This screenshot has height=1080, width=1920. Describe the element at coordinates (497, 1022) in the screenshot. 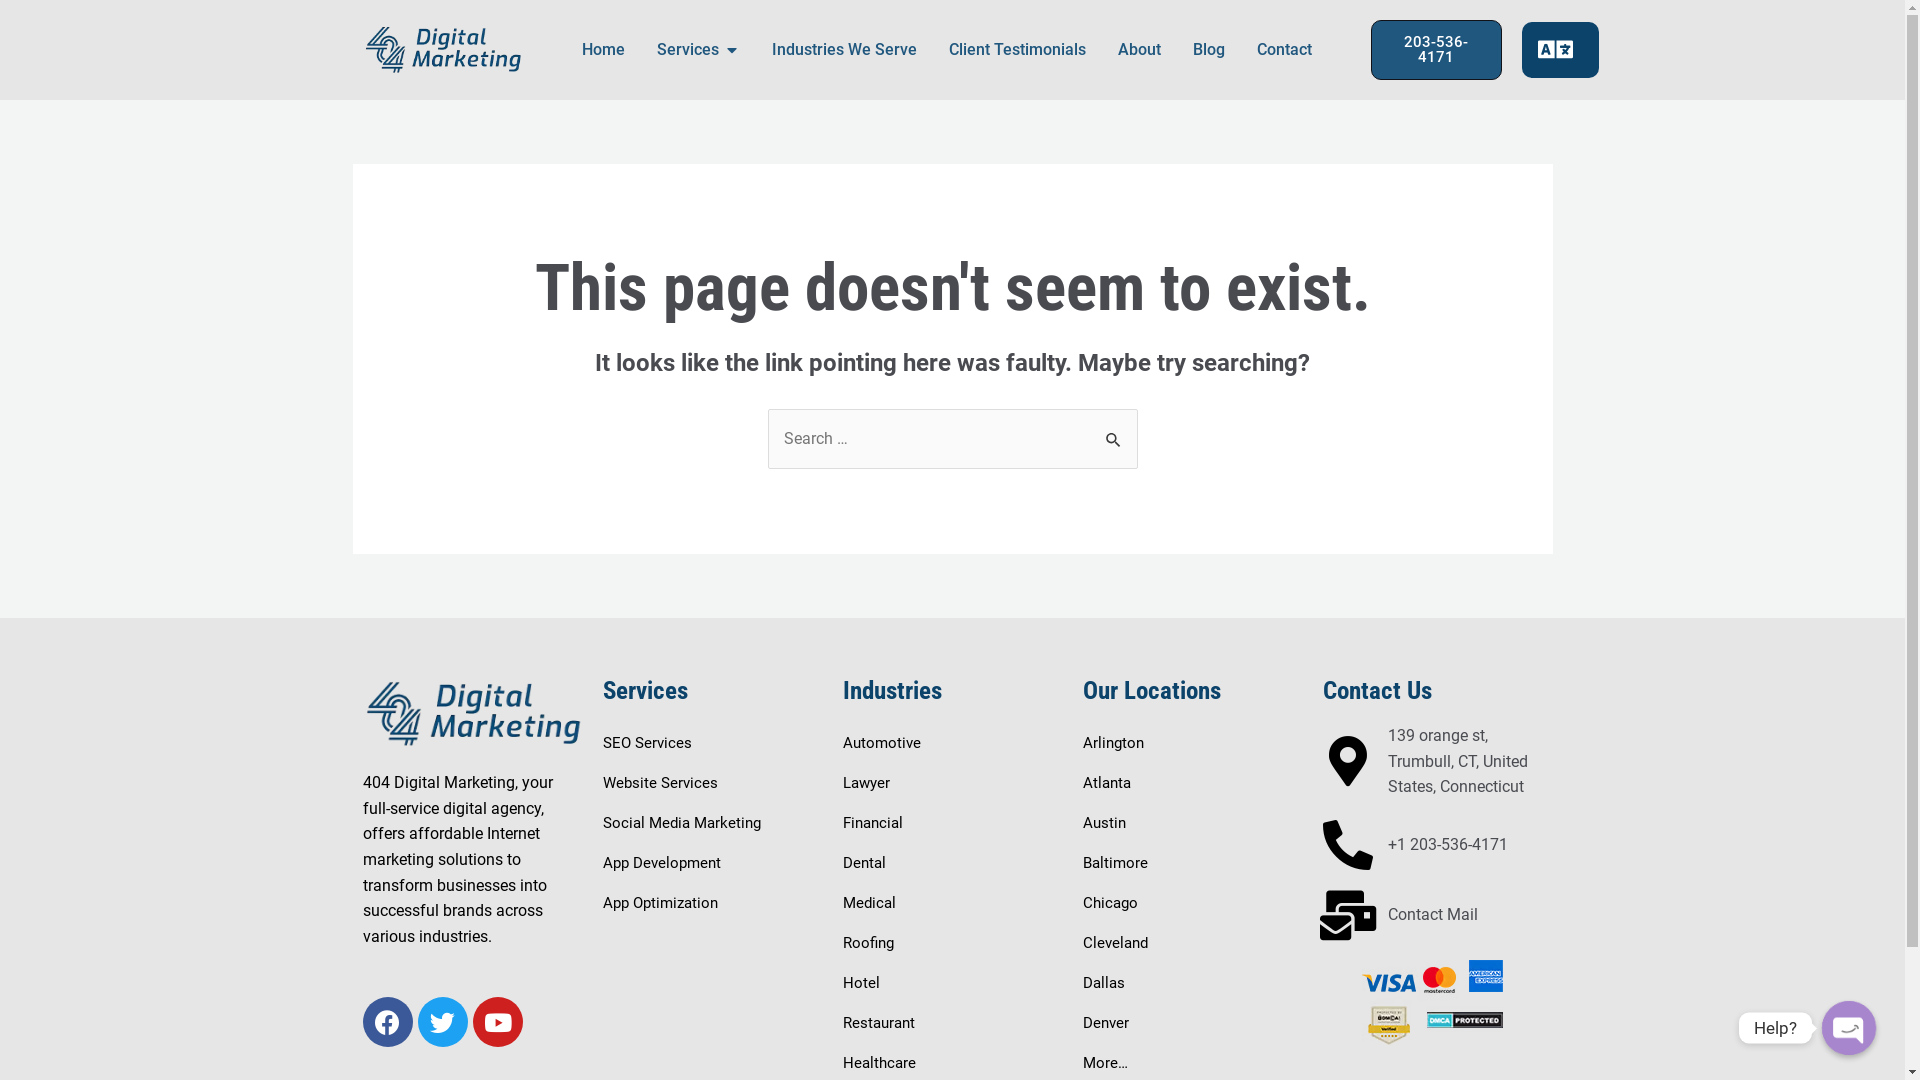

I see `'Youtube'` at that location.